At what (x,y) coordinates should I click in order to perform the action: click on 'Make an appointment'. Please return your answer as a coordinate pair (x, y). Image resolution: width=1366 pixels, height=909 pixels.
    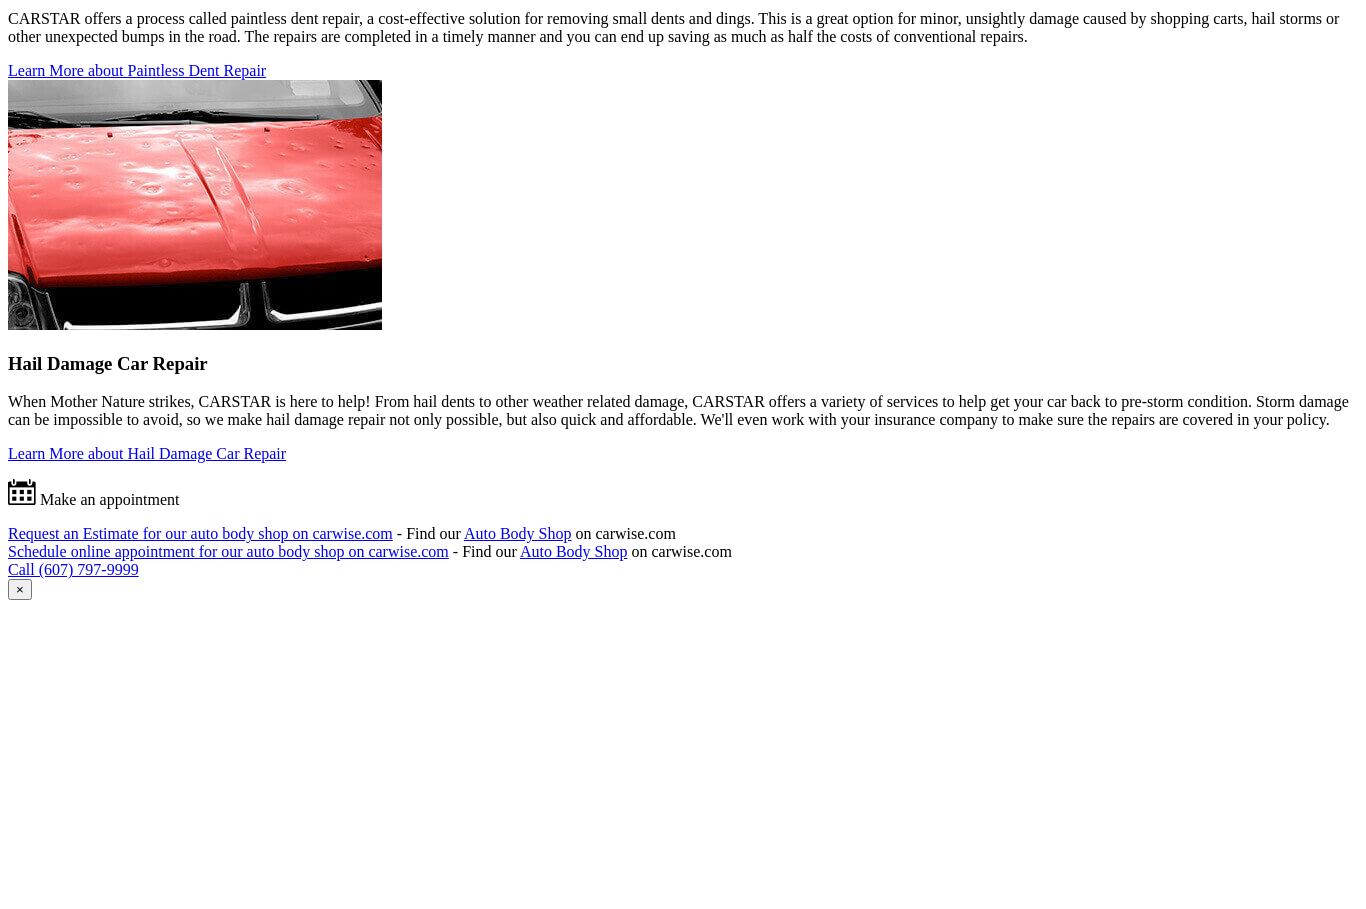
    Looking at the image, I should click on (107, 498).